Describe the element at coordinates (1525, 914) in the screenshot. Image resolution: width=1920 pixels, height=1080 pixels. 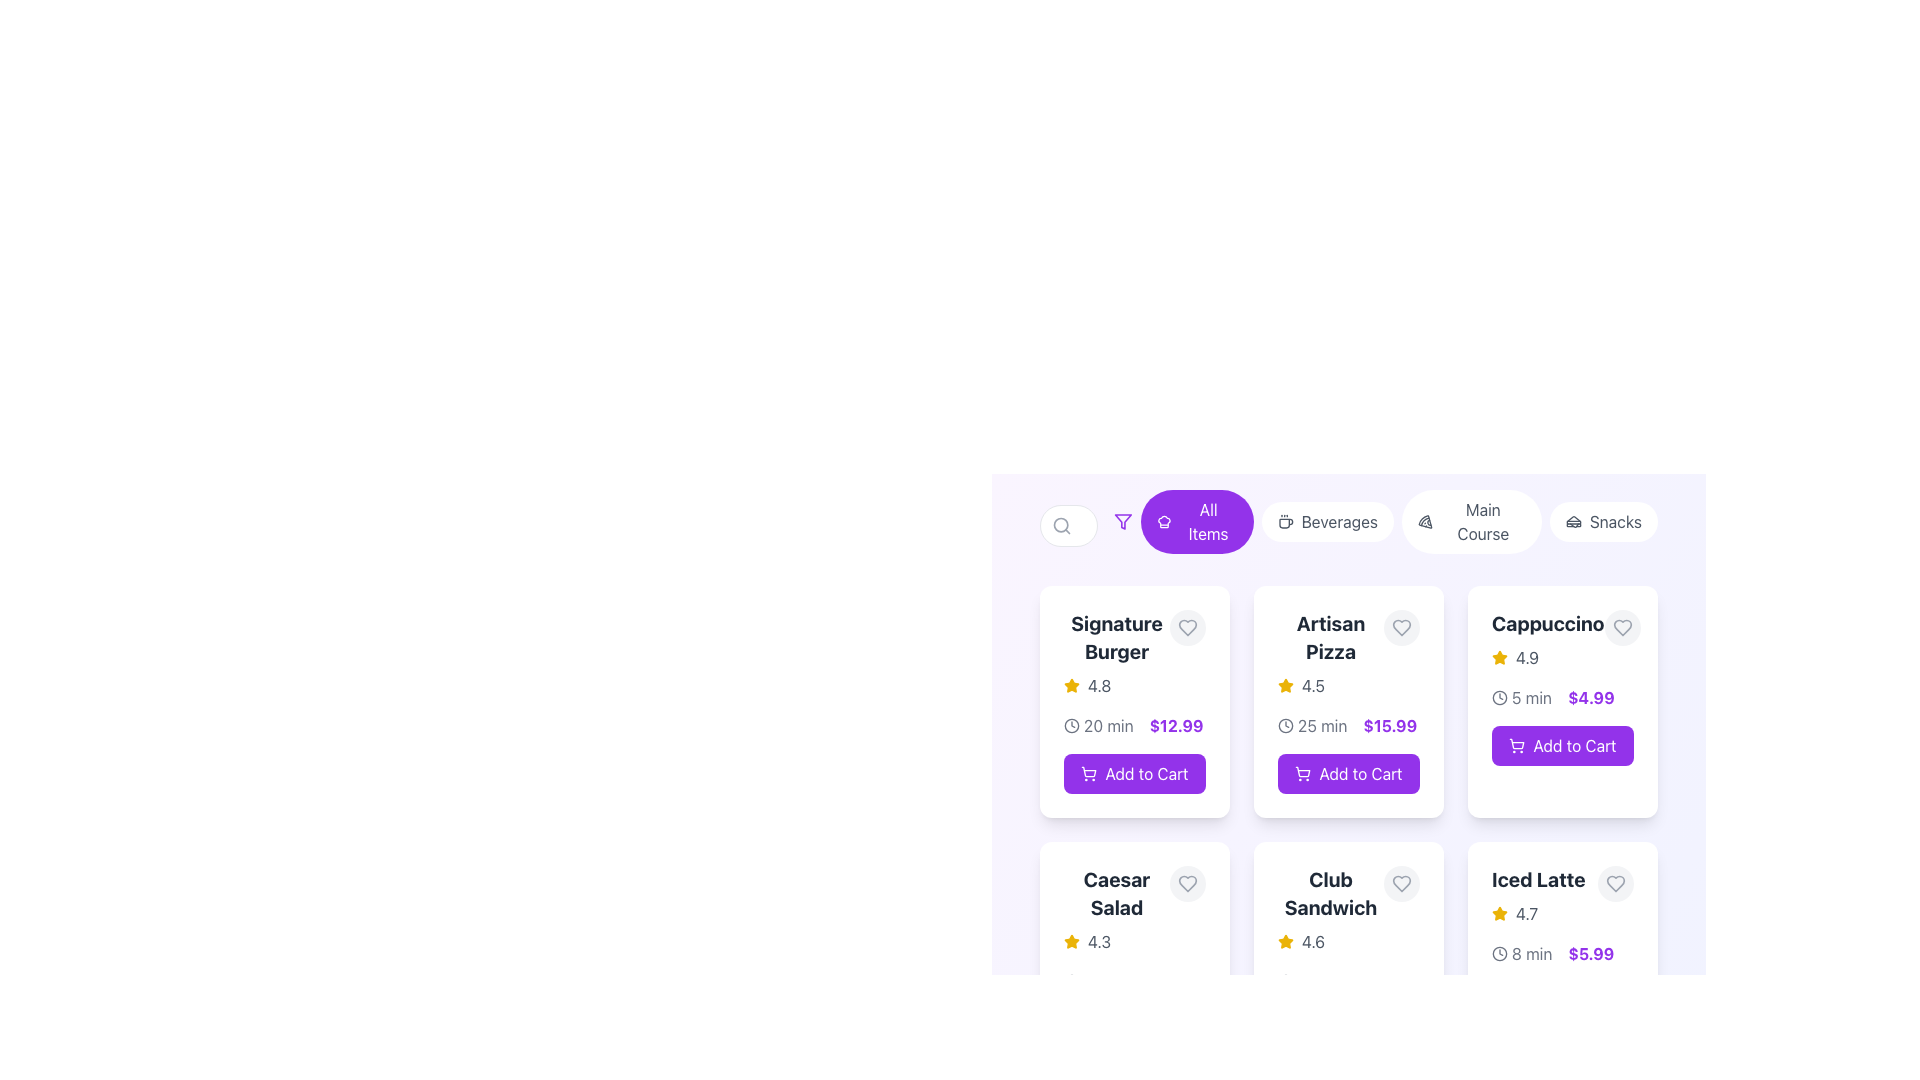
I see `the static text label displaying the average user rating for the 'Iced Latte' item, located in the bottom right section of the item grid` at that location.